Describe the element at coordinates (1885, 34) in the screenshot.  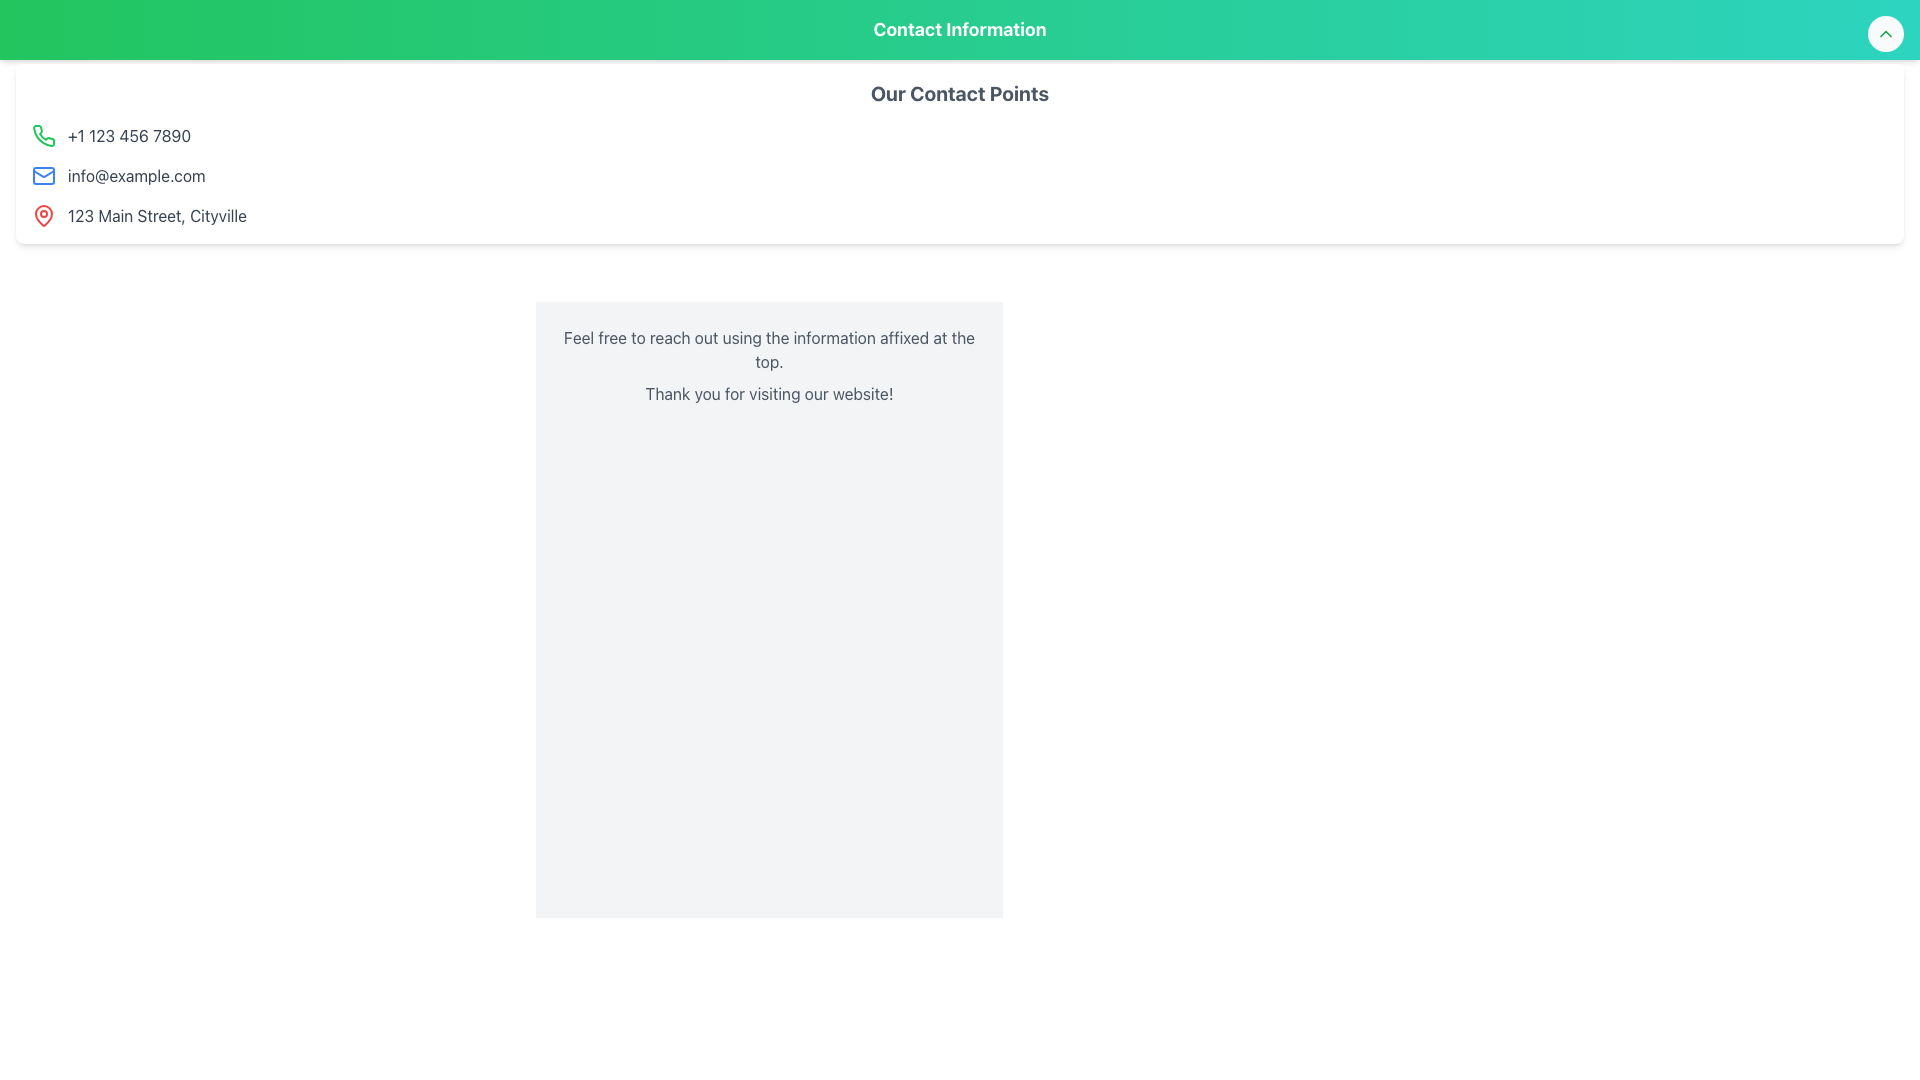
I see `the circular button with a white background and green chevron icon located in the top-right corner of the 'Contact Information' header` at that location.